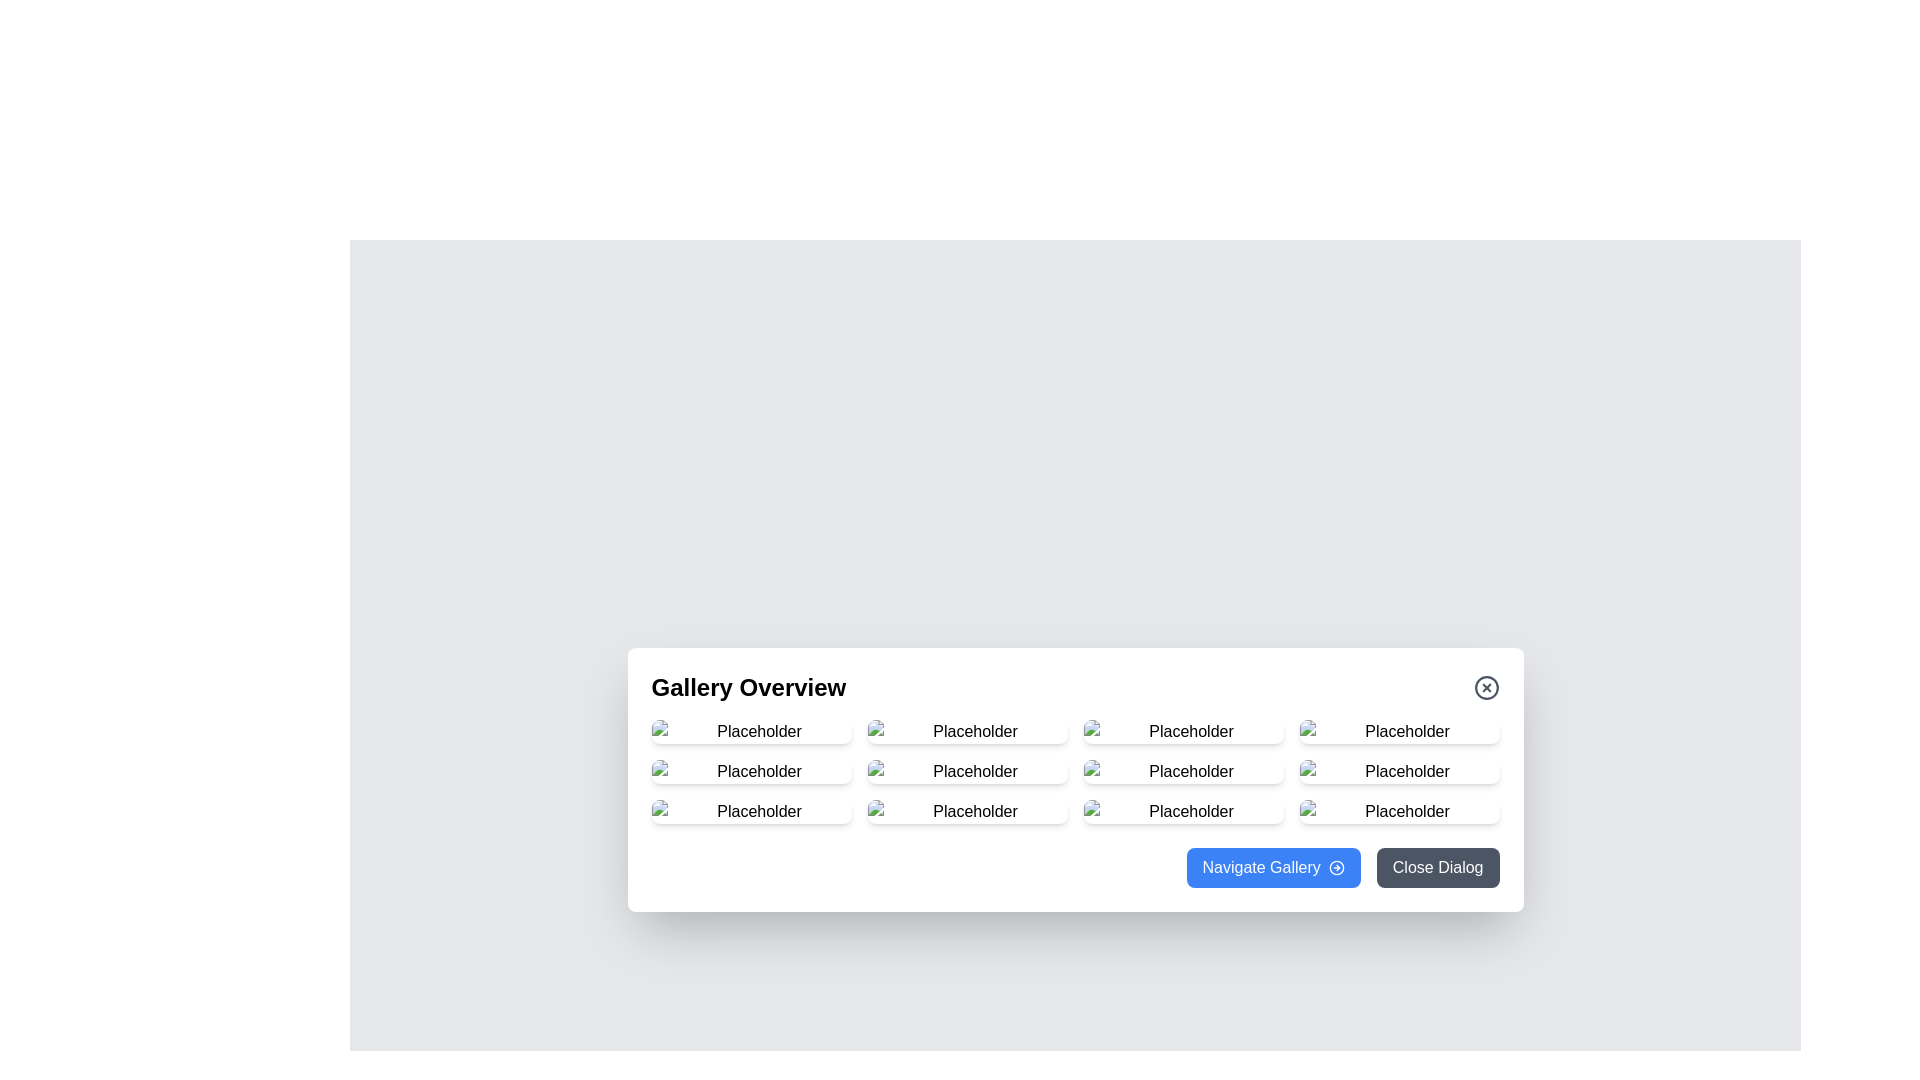  I want to click on close button to close the dialog, so click(1486, 686).